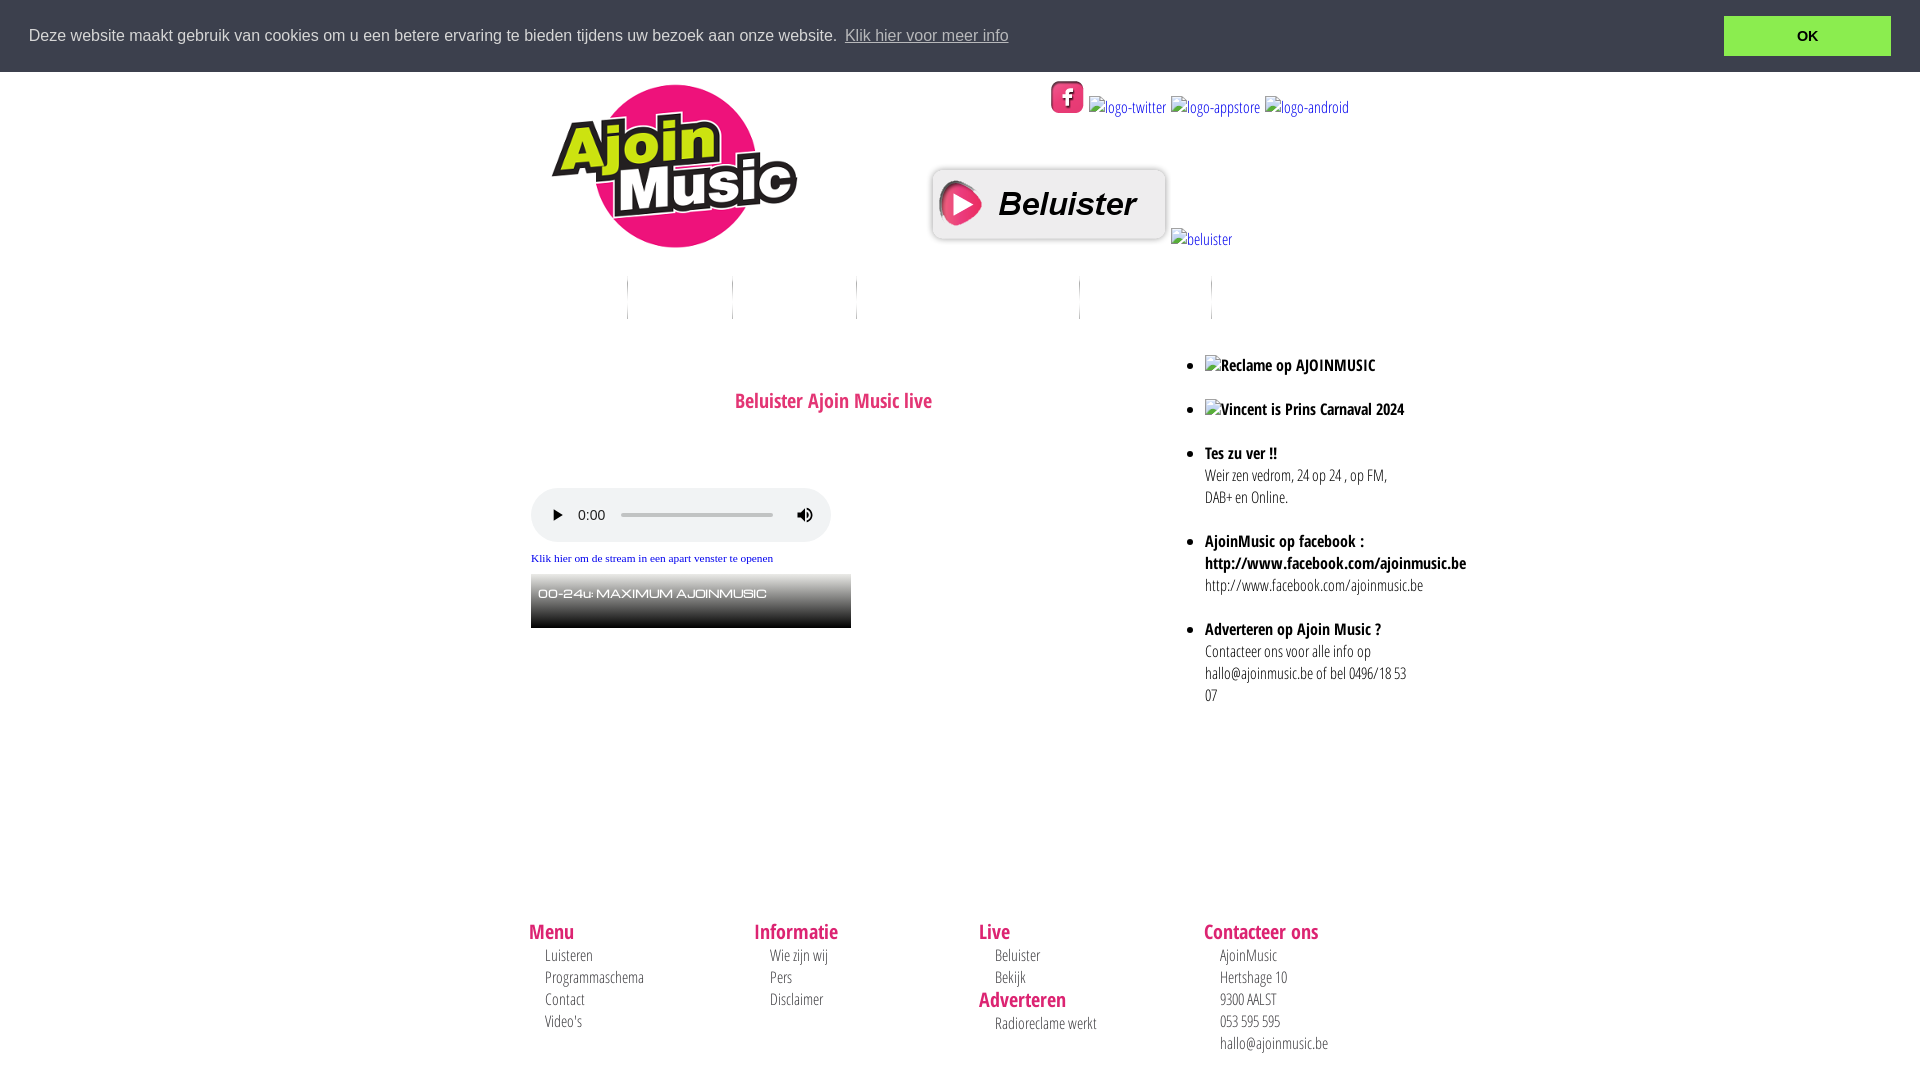  I want to click on 'Video's', so click(545, 1021).